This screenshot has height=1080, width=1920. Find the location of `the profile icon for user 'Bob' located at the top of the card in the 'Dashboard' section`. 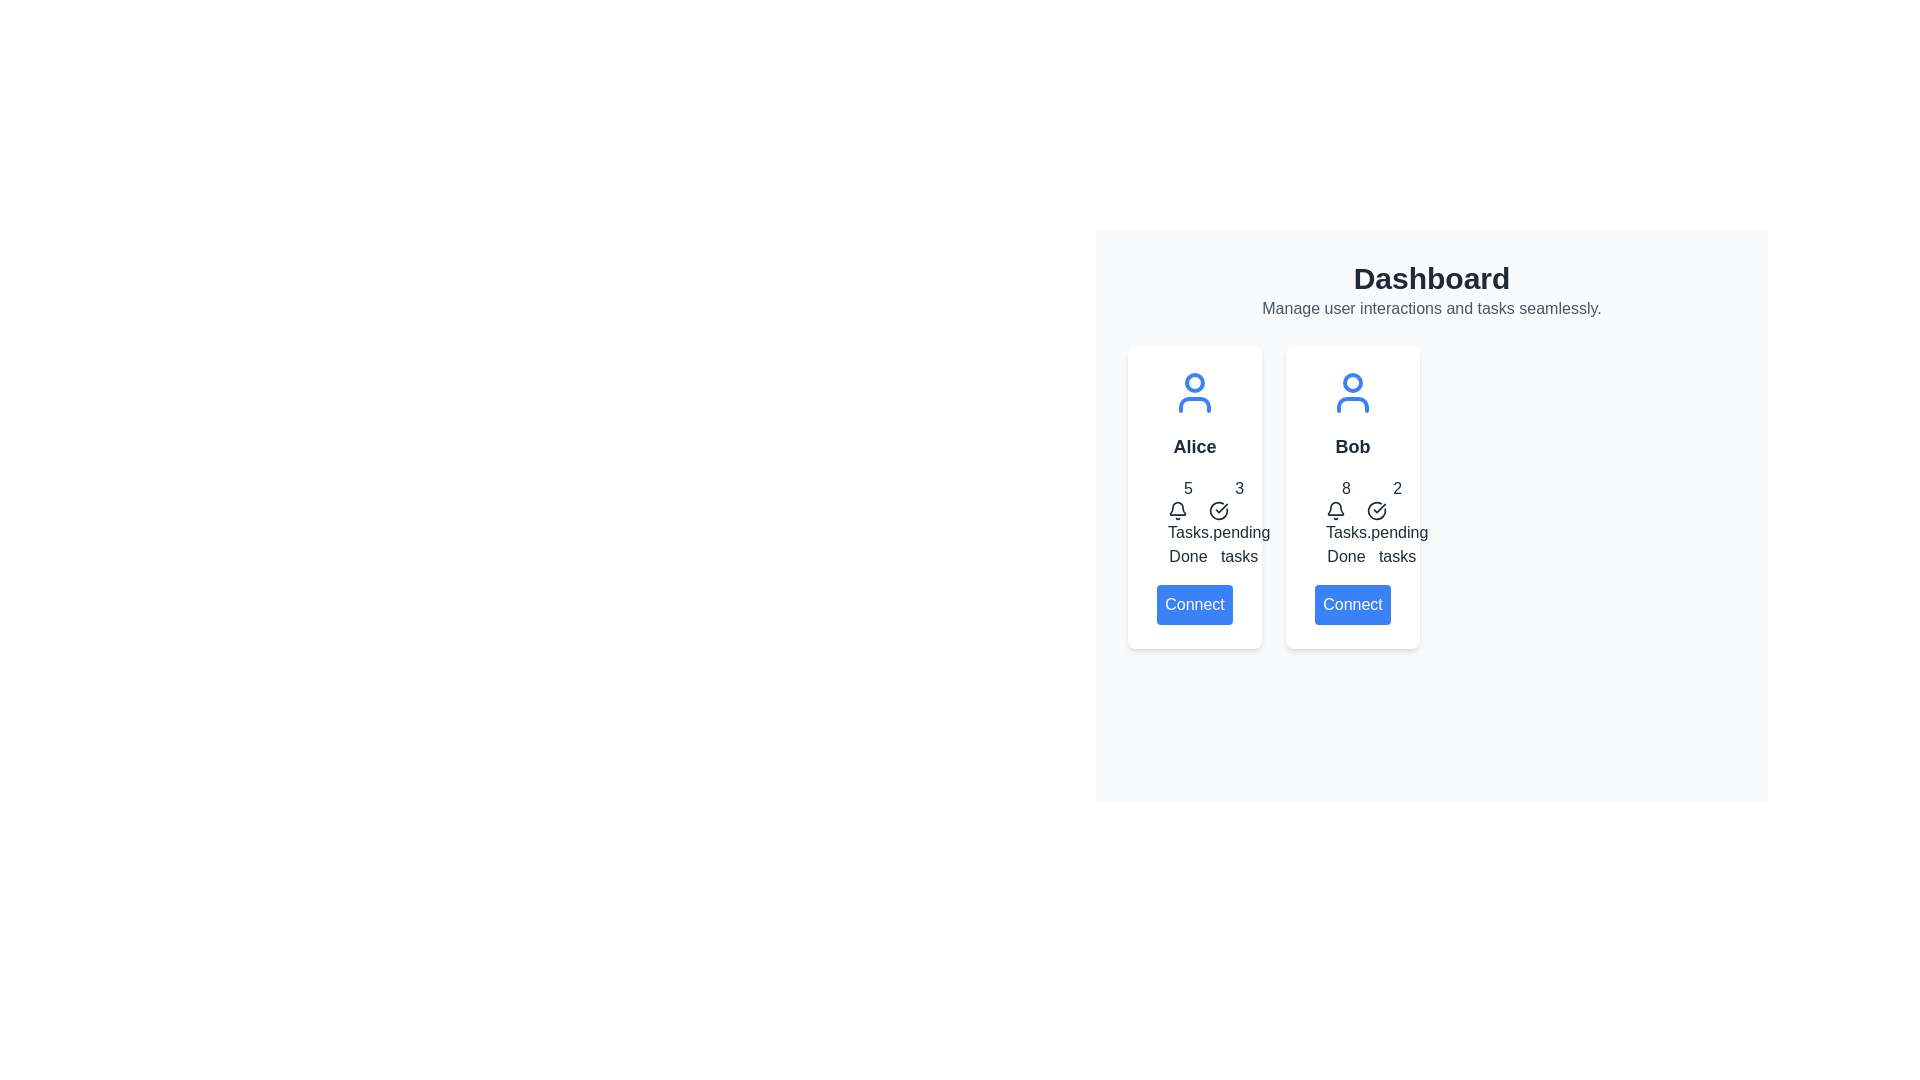

the profile icon for user 'Bob' located at the top of the card in the 'Dashboard' section is located at coordinates (1353, 393).